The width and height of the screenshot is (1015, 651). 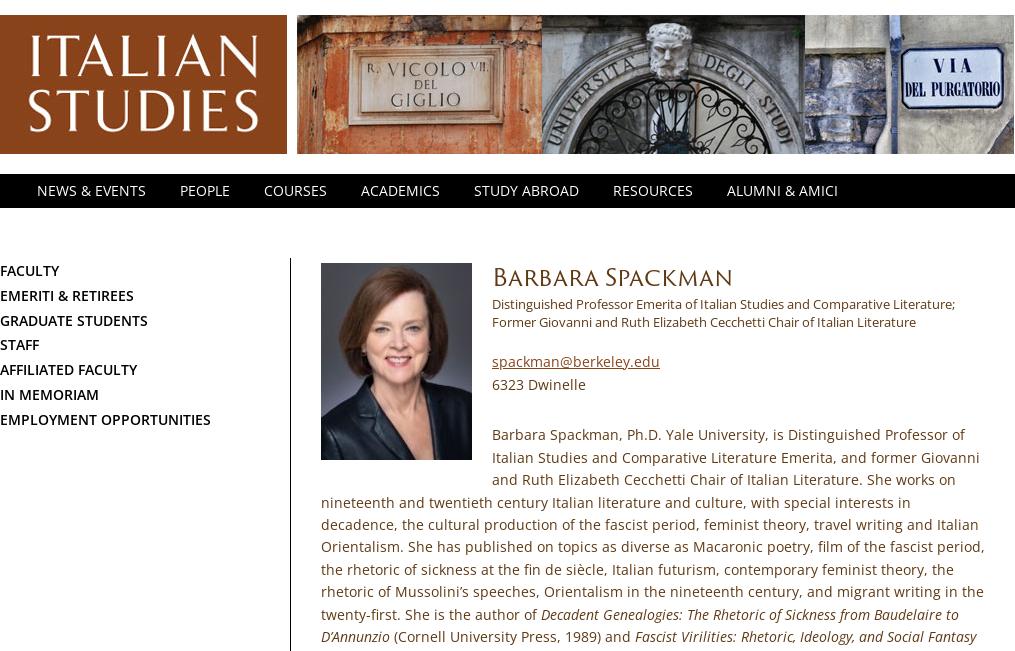 What do you see at coordinates (490, 276) in the screenshot?
I see `'Barbara Spackman'` at bounding box center [490, 276].